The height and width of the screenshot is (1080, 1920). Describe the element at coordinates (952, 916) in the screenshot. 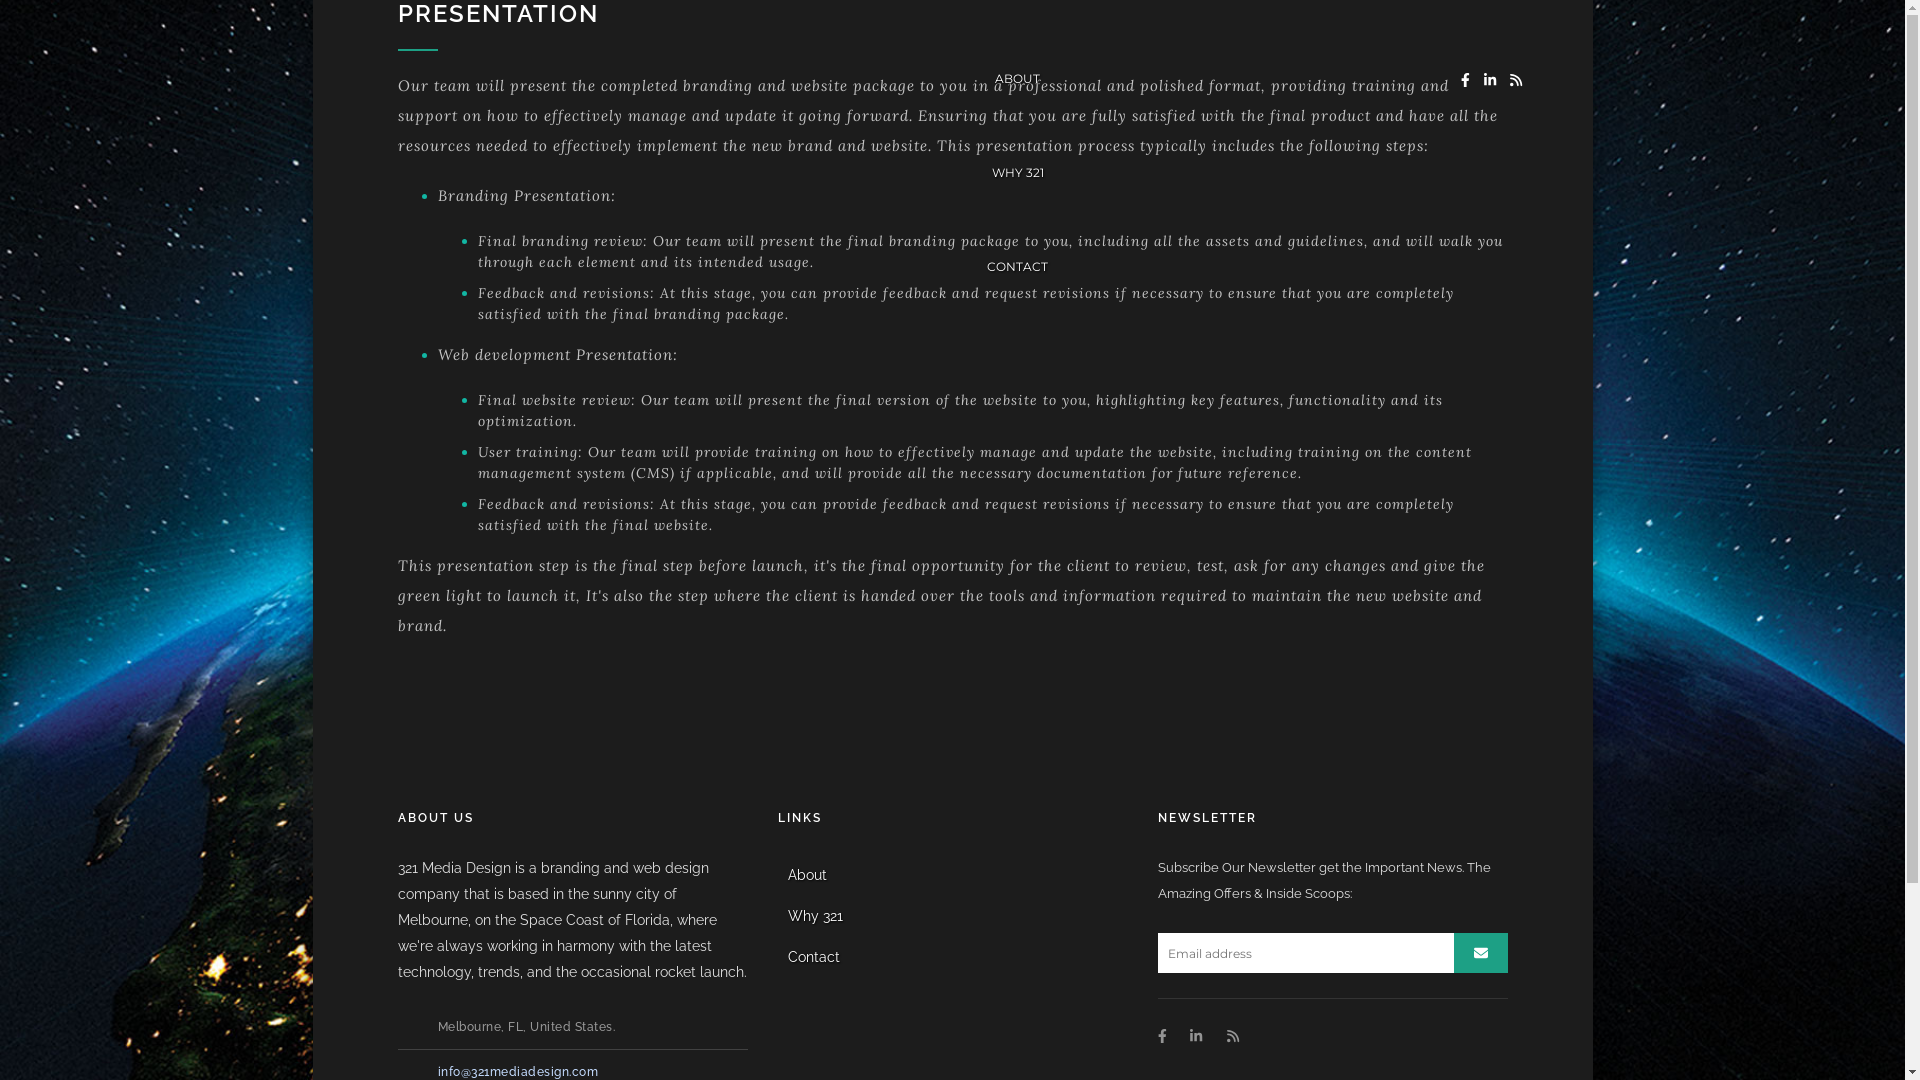

I see `'Why 321'` at that location.